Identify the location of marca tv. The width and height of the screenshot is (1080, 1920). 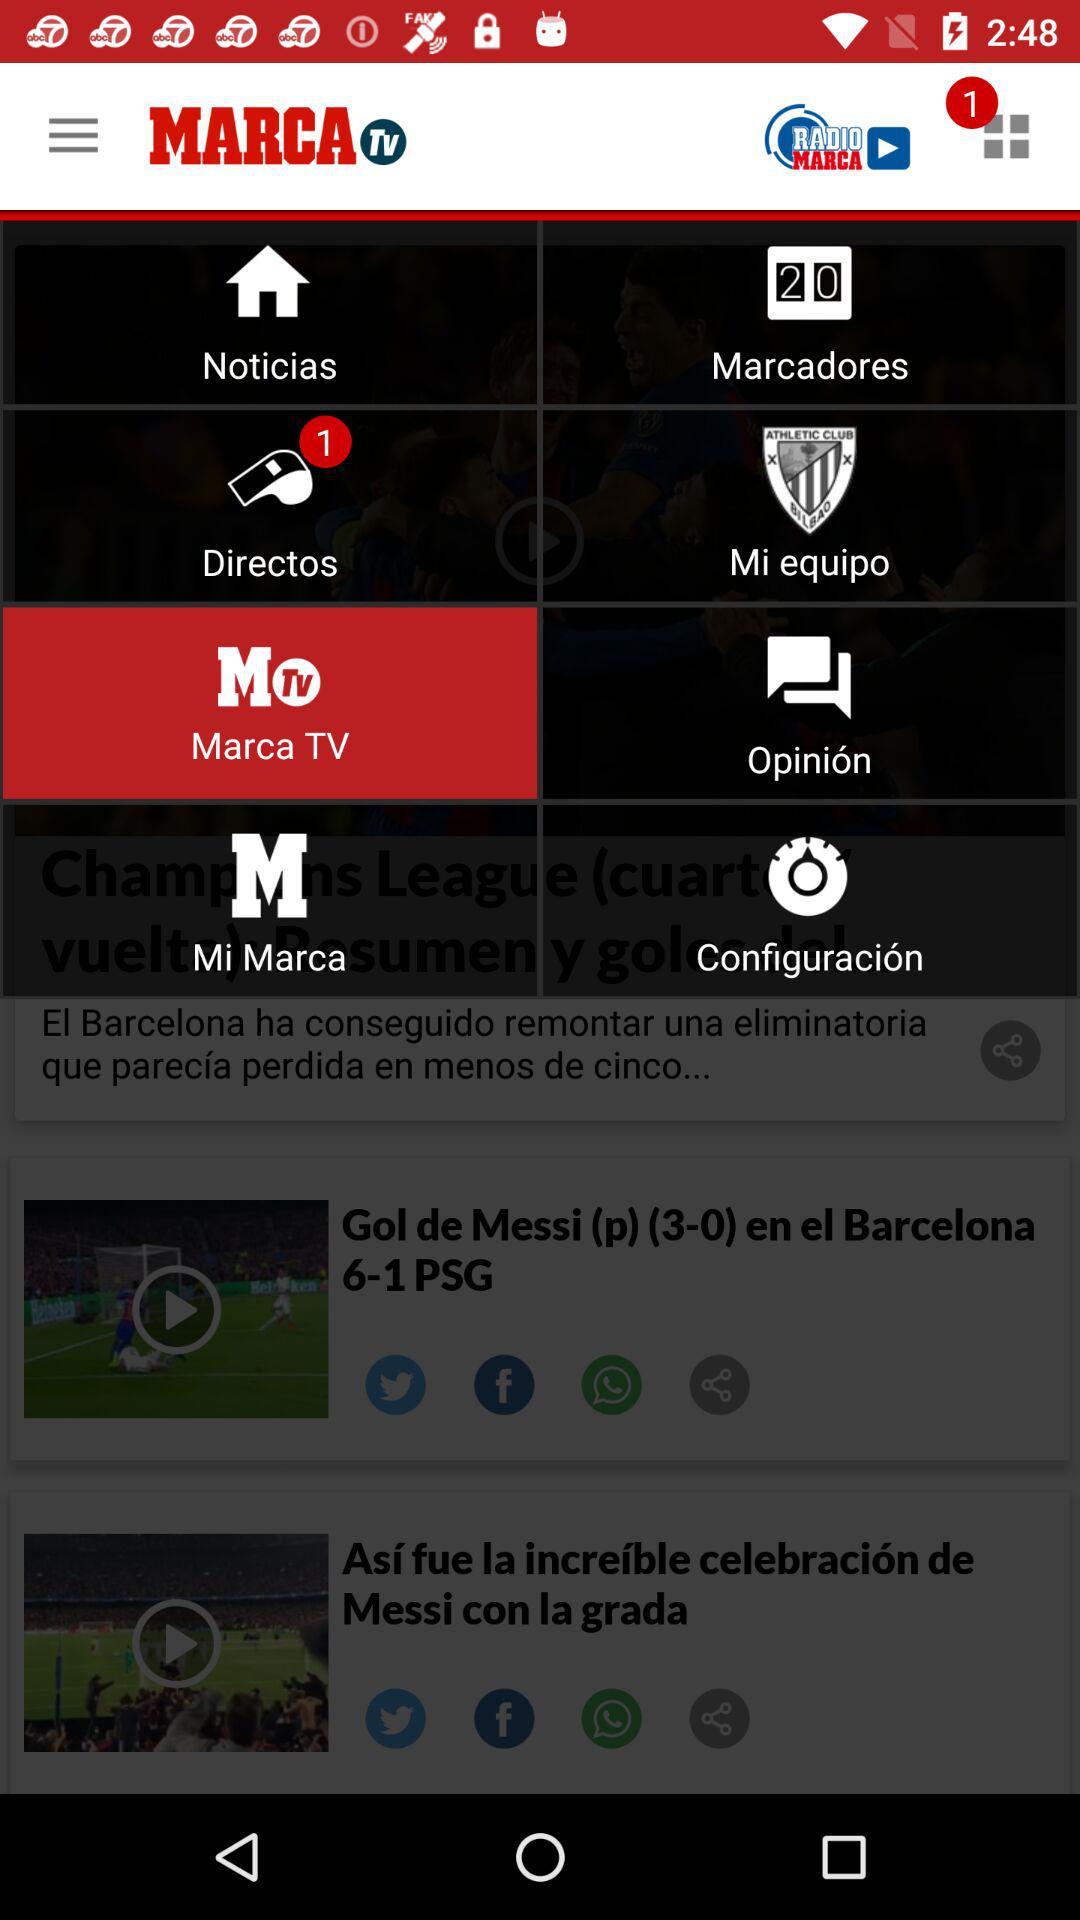
(270, 703).